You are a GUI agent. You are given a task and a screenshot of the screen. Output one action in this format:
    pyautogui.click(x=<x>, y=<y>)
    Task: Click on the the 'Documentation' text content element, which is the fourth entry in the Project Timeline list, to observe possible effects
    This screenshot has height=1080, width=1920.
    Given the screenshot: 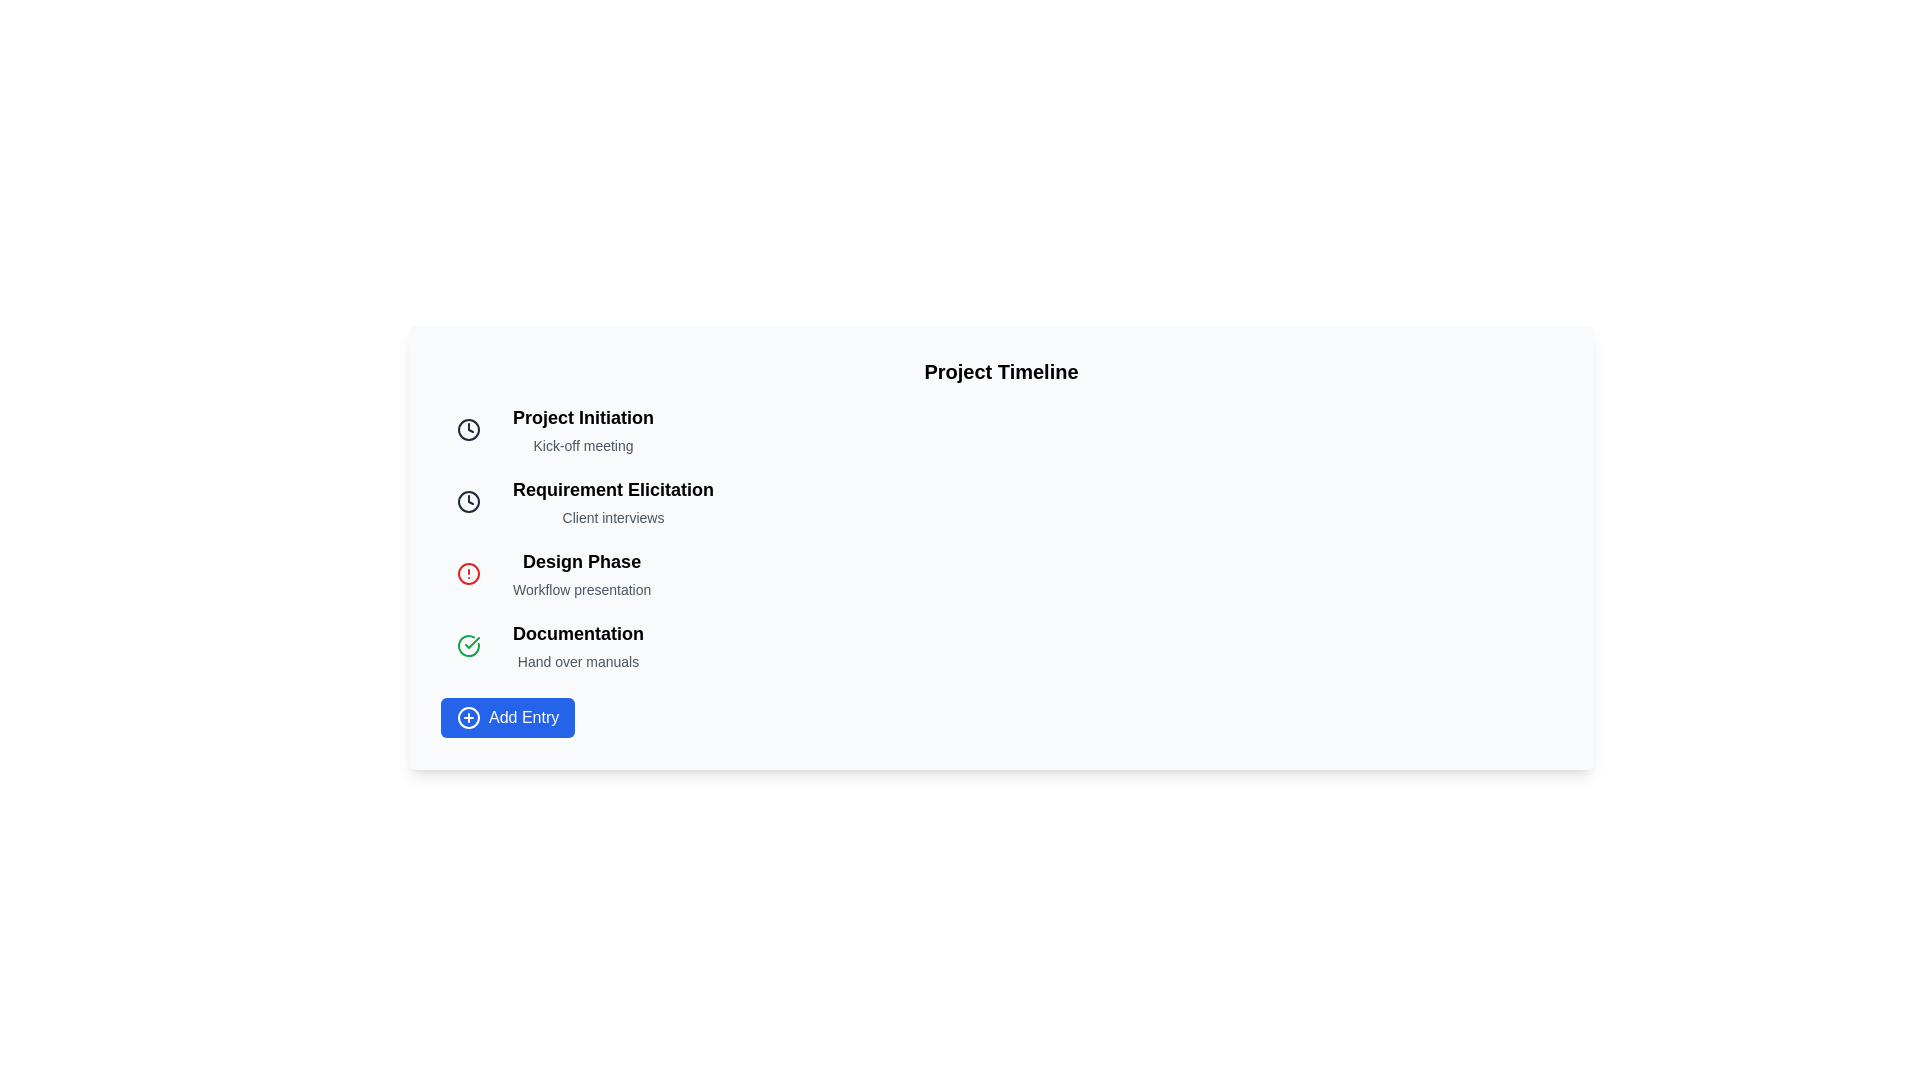 What is the action you would take?
    pyautogui.click(x=577, y=645)
    